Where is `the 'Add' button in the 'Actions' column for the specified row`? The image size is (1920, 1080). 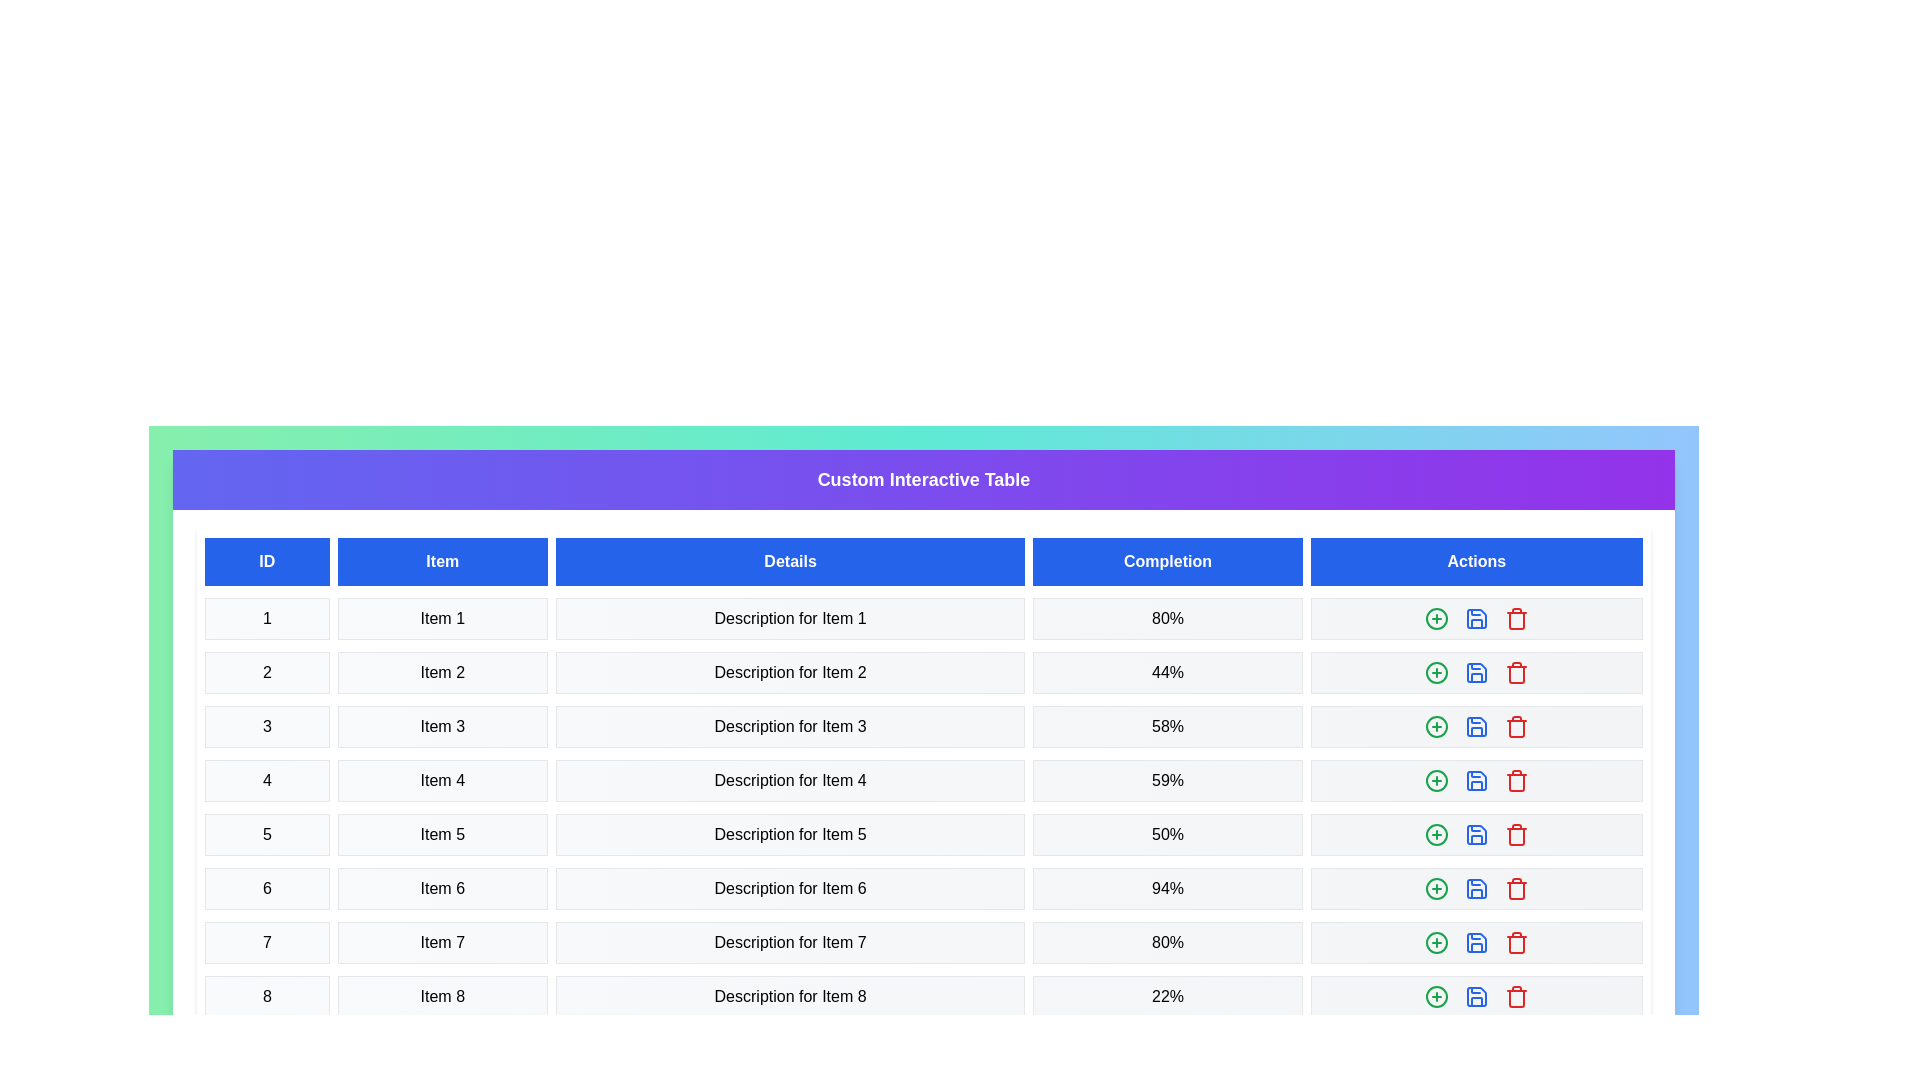 the 'Add' button in the 'Actions' column for the specified row is located at coordinates (1435, 617).